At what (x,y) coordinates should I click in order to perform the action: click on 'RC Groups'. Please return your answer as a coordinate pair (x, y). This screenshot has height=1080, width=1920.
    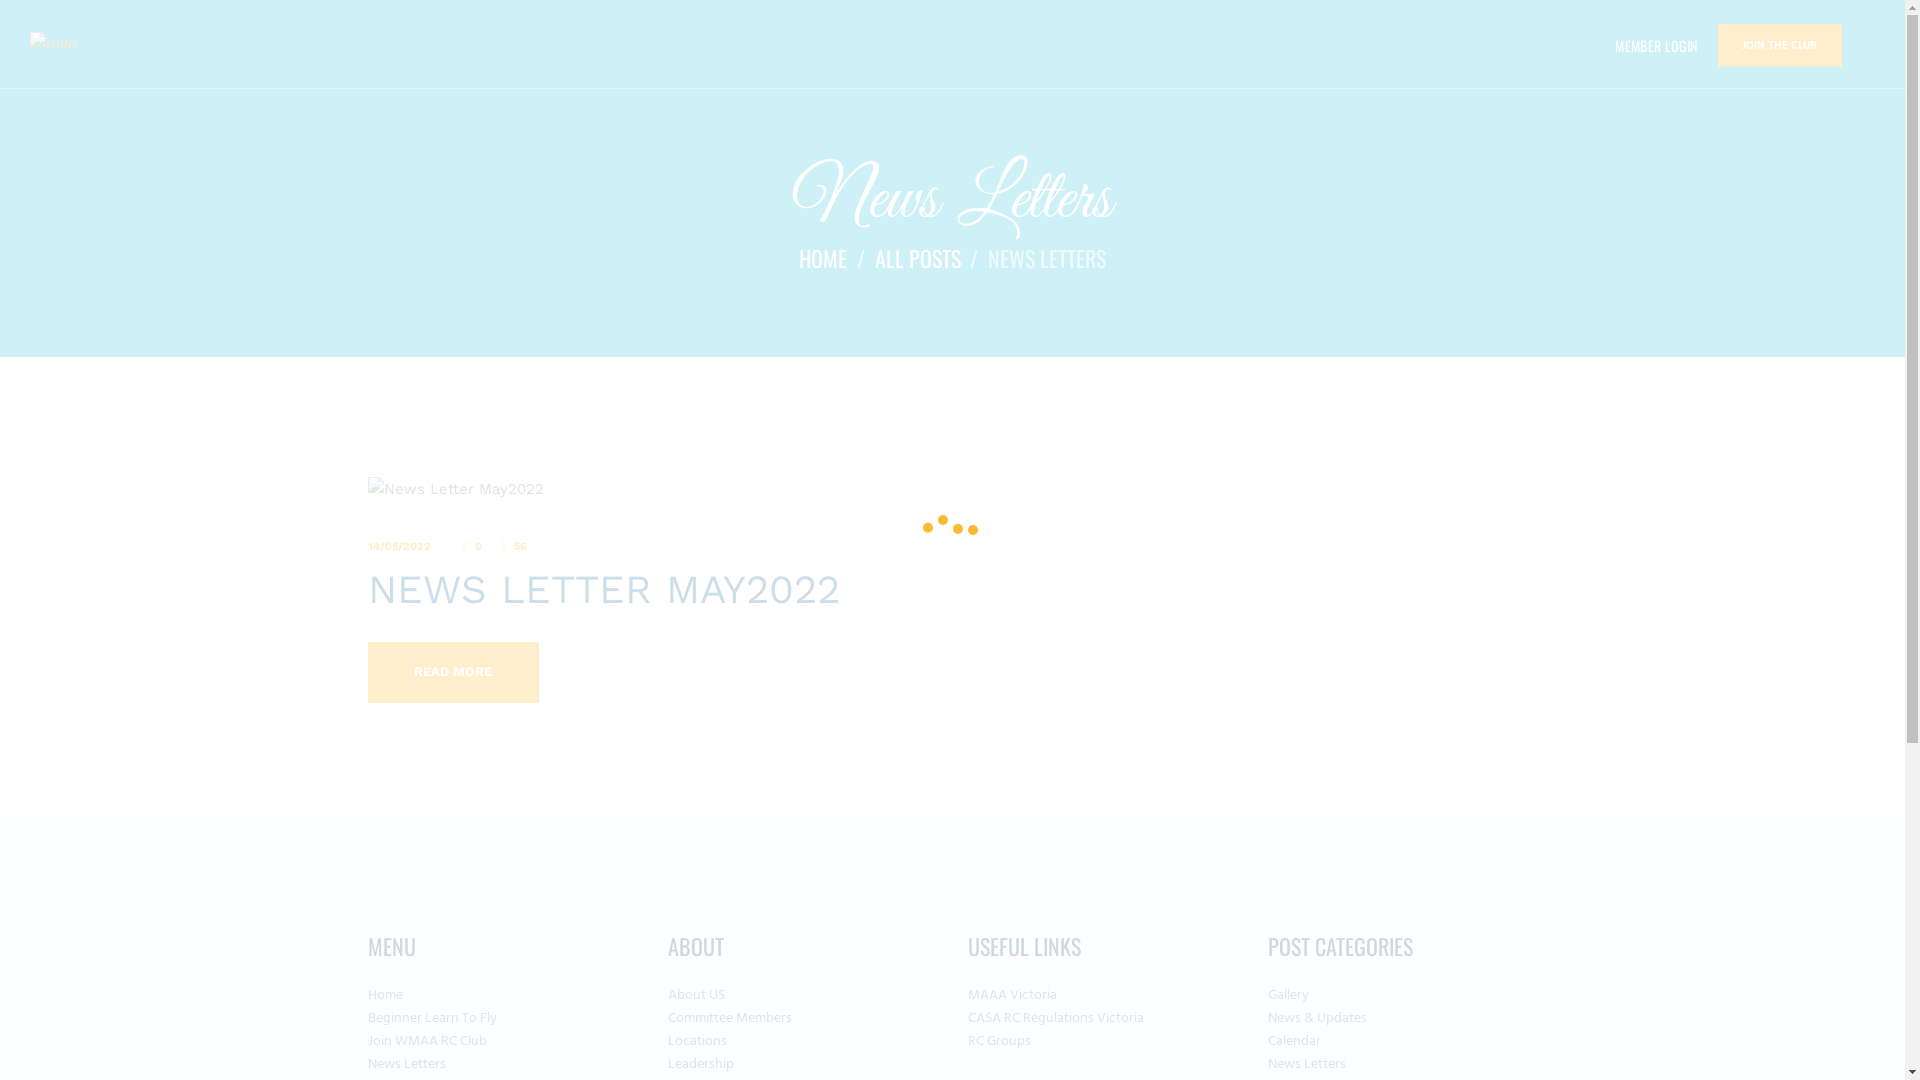
    Looking at the image, I should click on (999, 1040).